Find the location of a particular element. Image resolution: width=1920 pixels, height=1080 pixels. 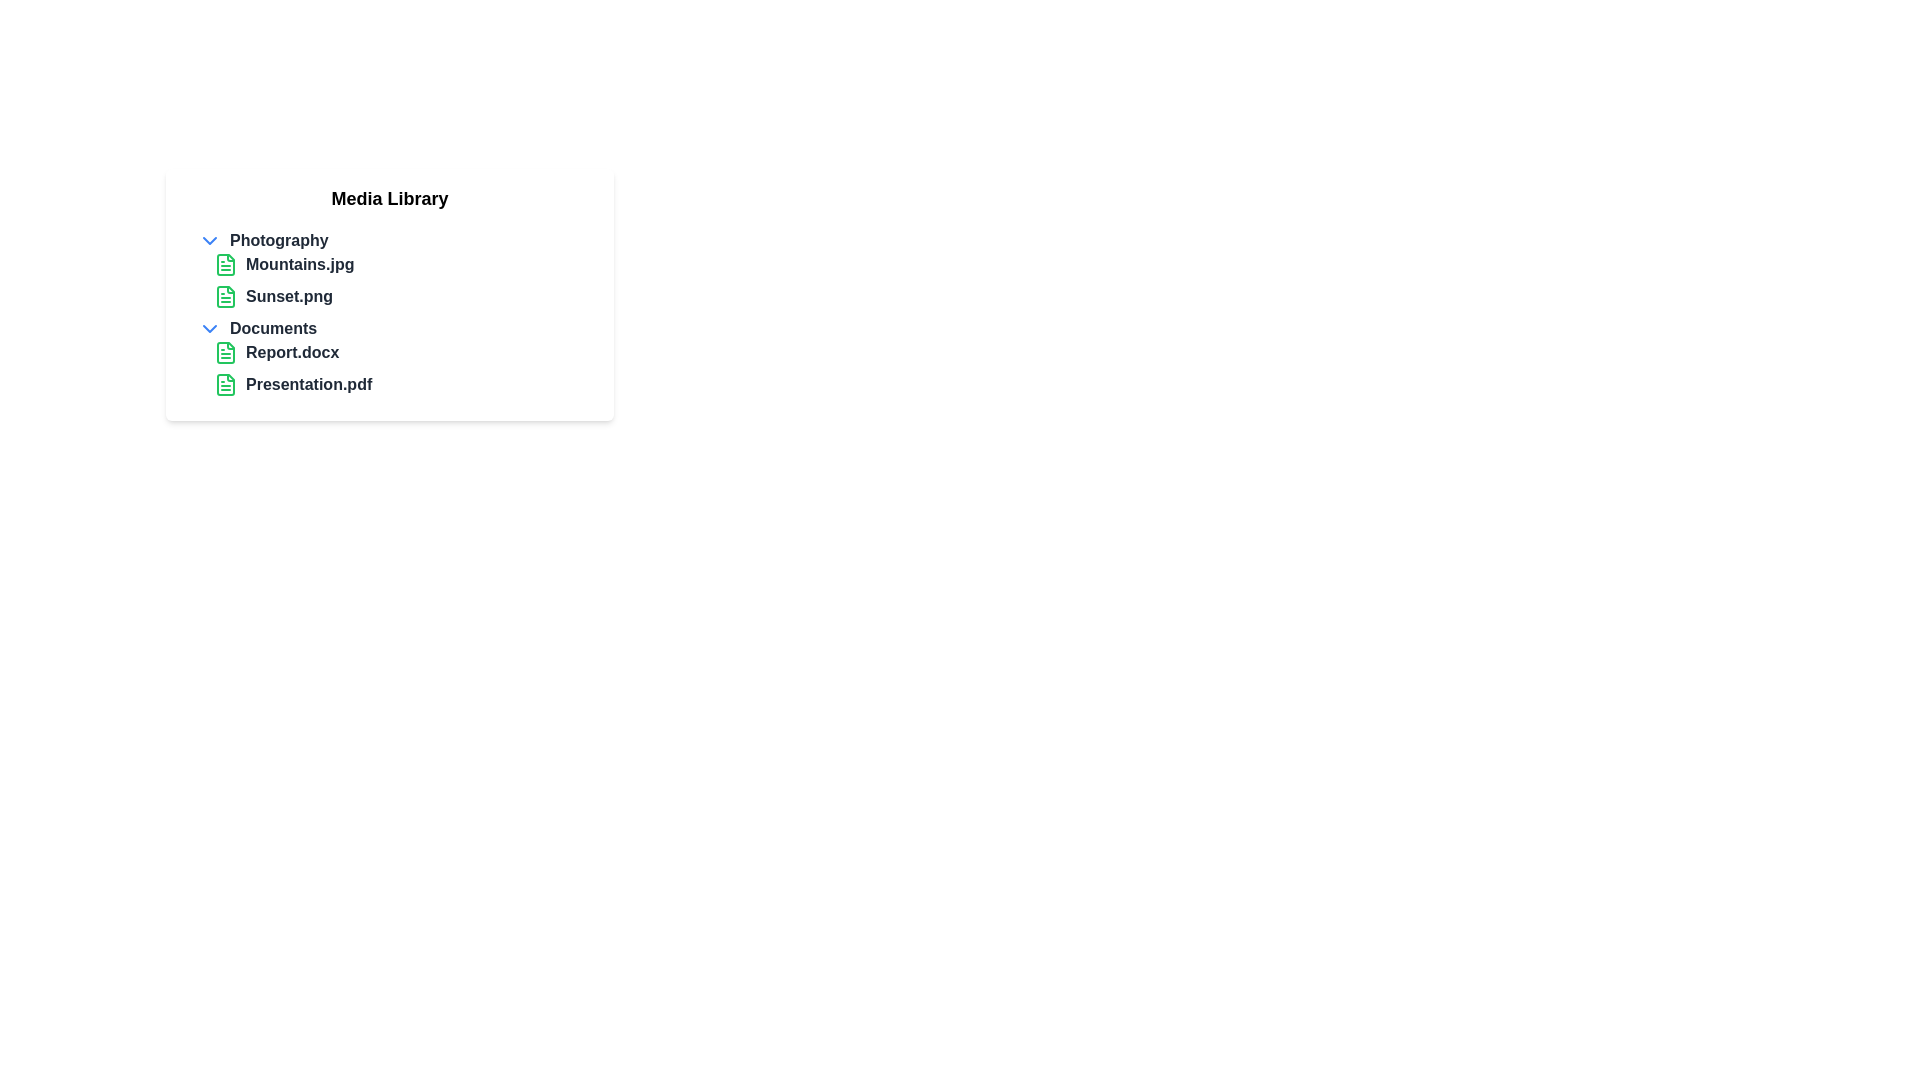

the list item representing the image file 'Mountains.jpg' is located at coordinates (405, 264).